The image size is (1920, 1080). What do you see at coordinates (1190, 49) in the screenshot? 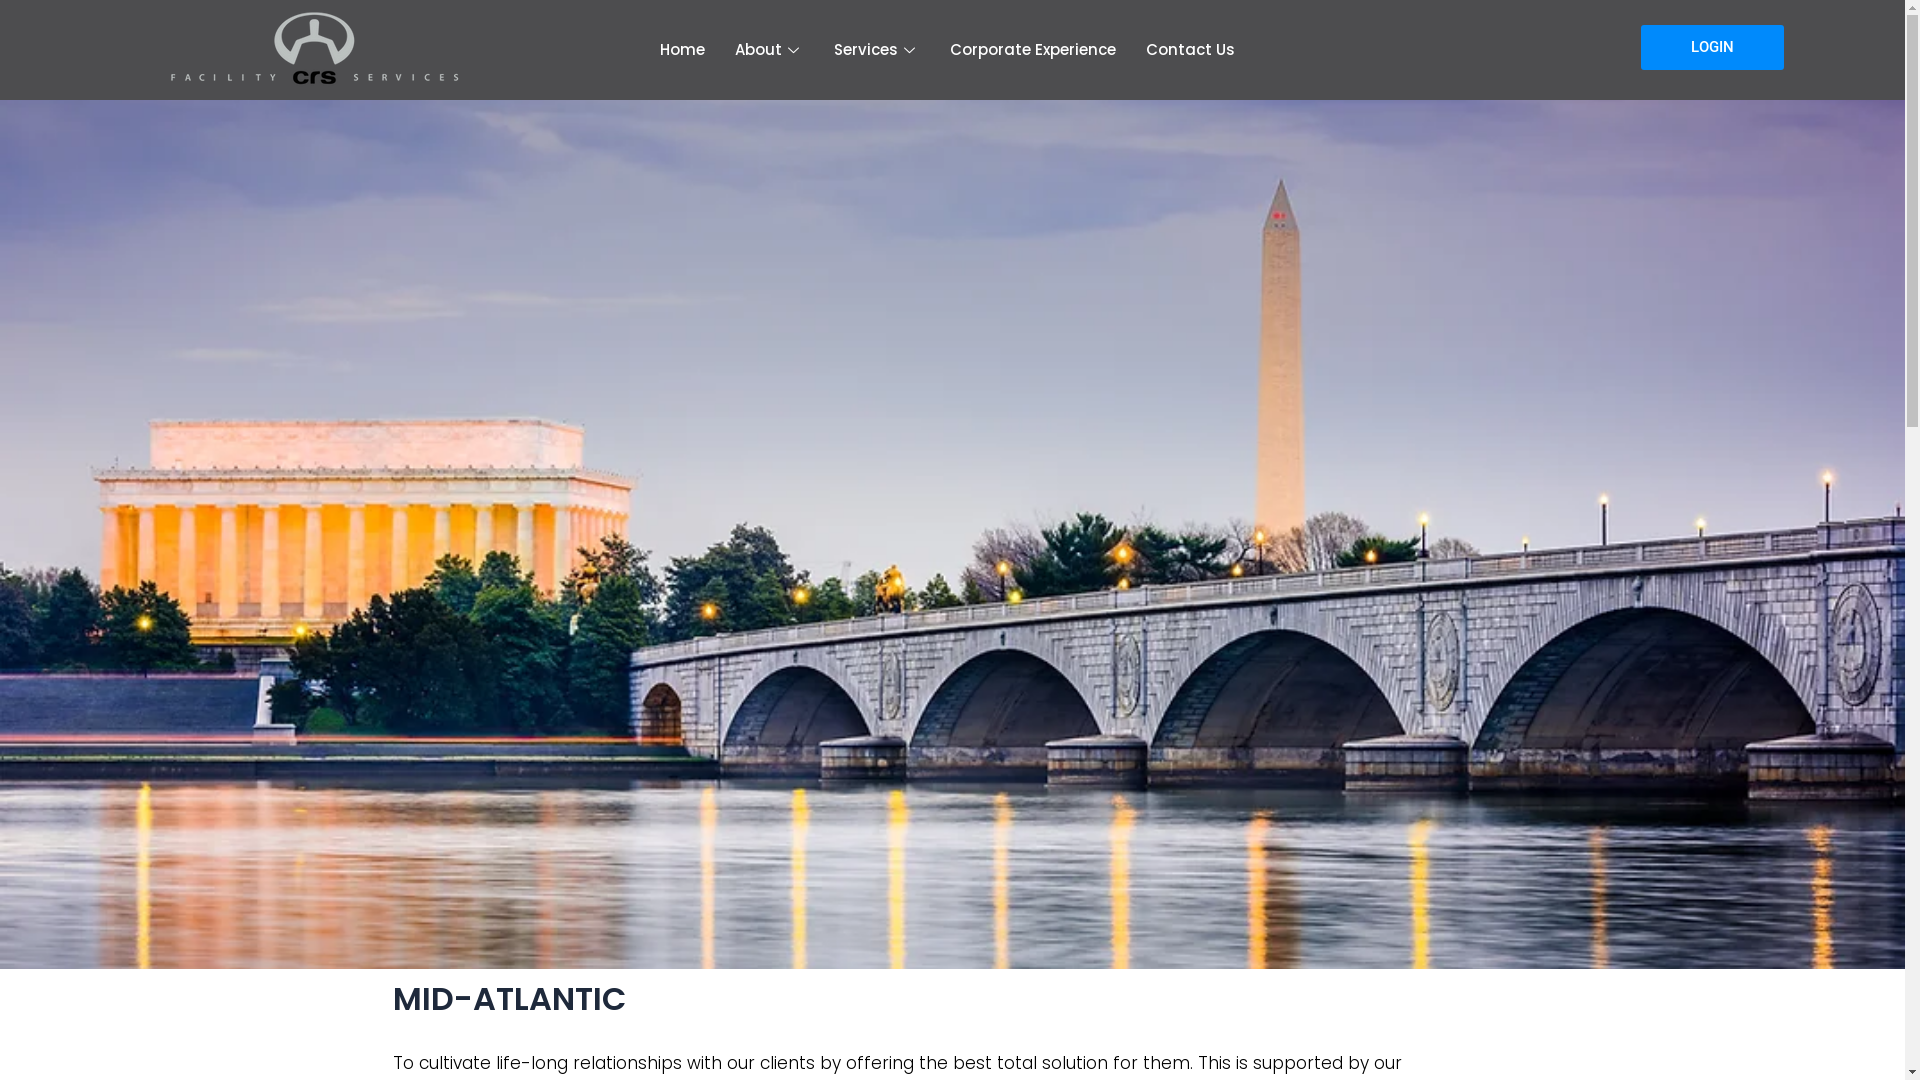
I see `'Contact Us'` at bounding box center [1190, 49].